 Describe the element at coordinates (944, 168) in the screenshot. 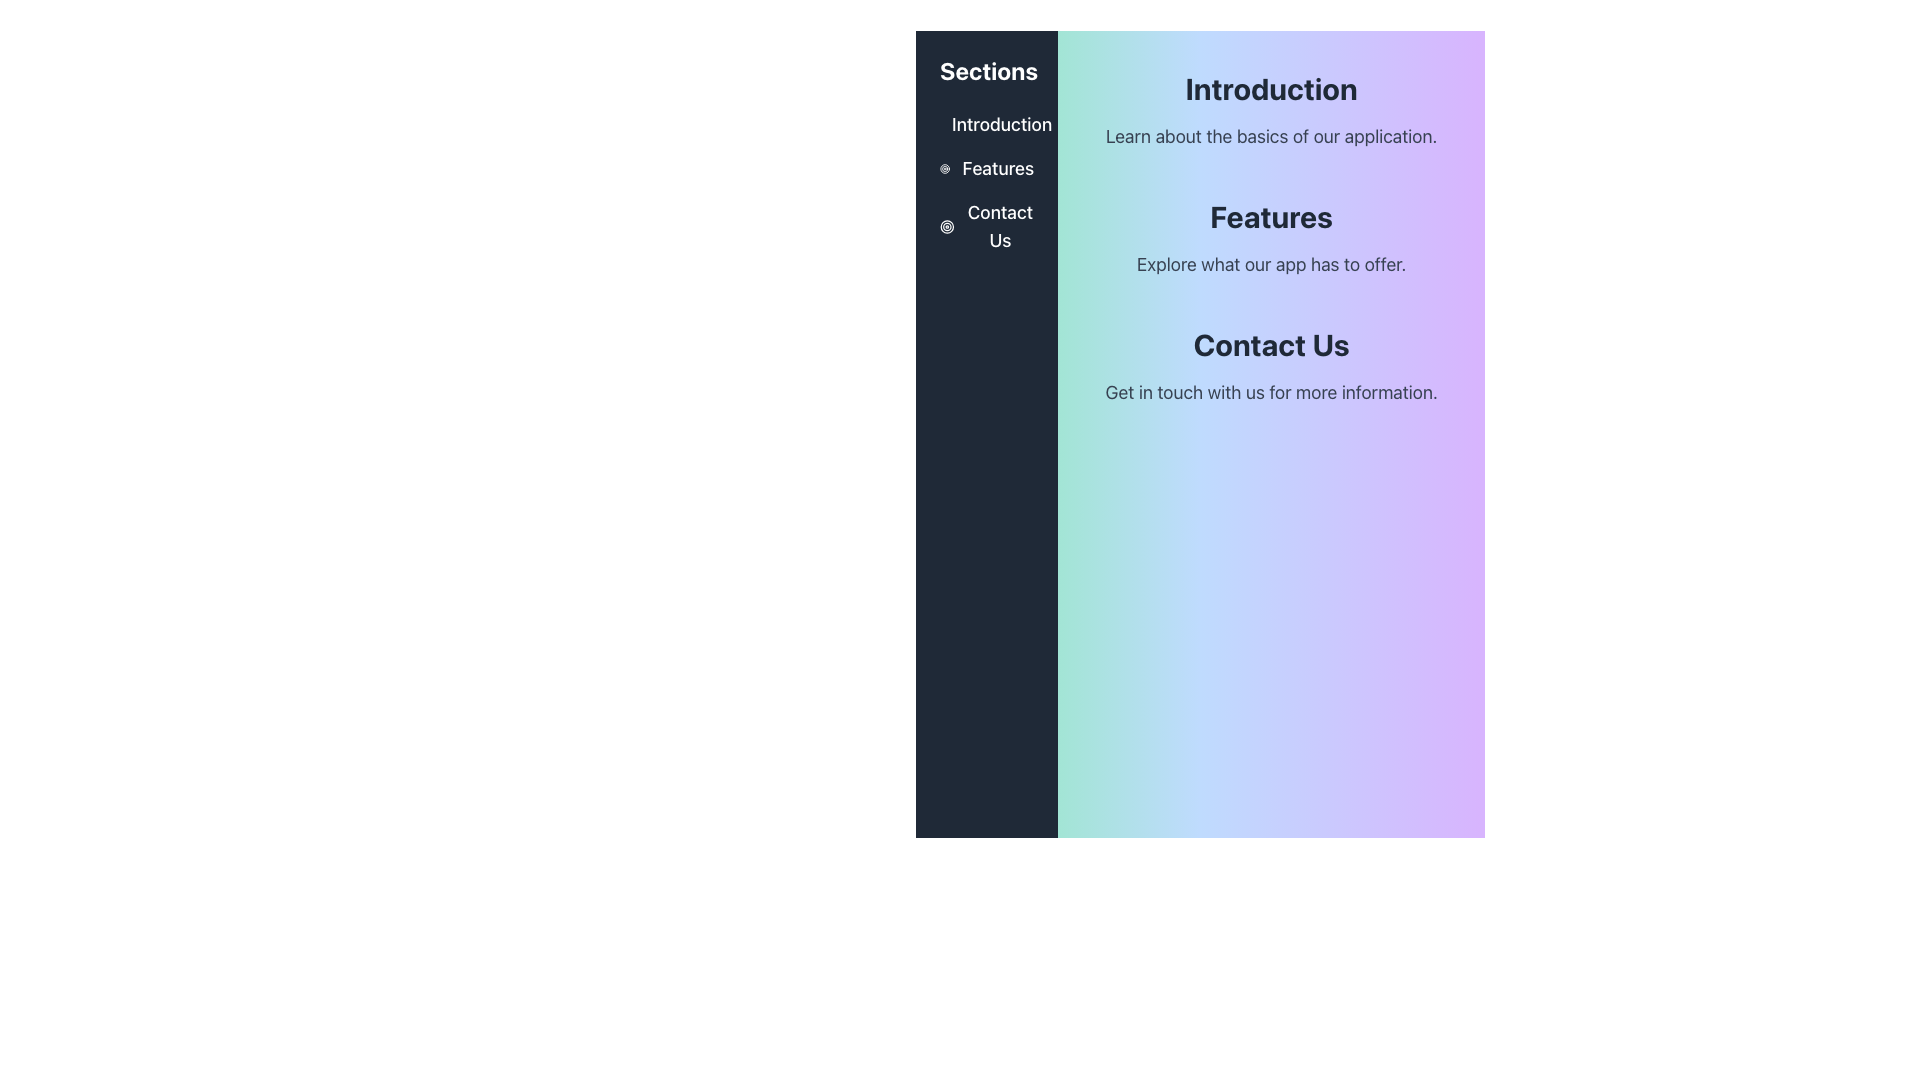

I see `the largest SVG Circle element of the target icon in the 'Features' menu item of the left-hand sidebar navigation` at that location.